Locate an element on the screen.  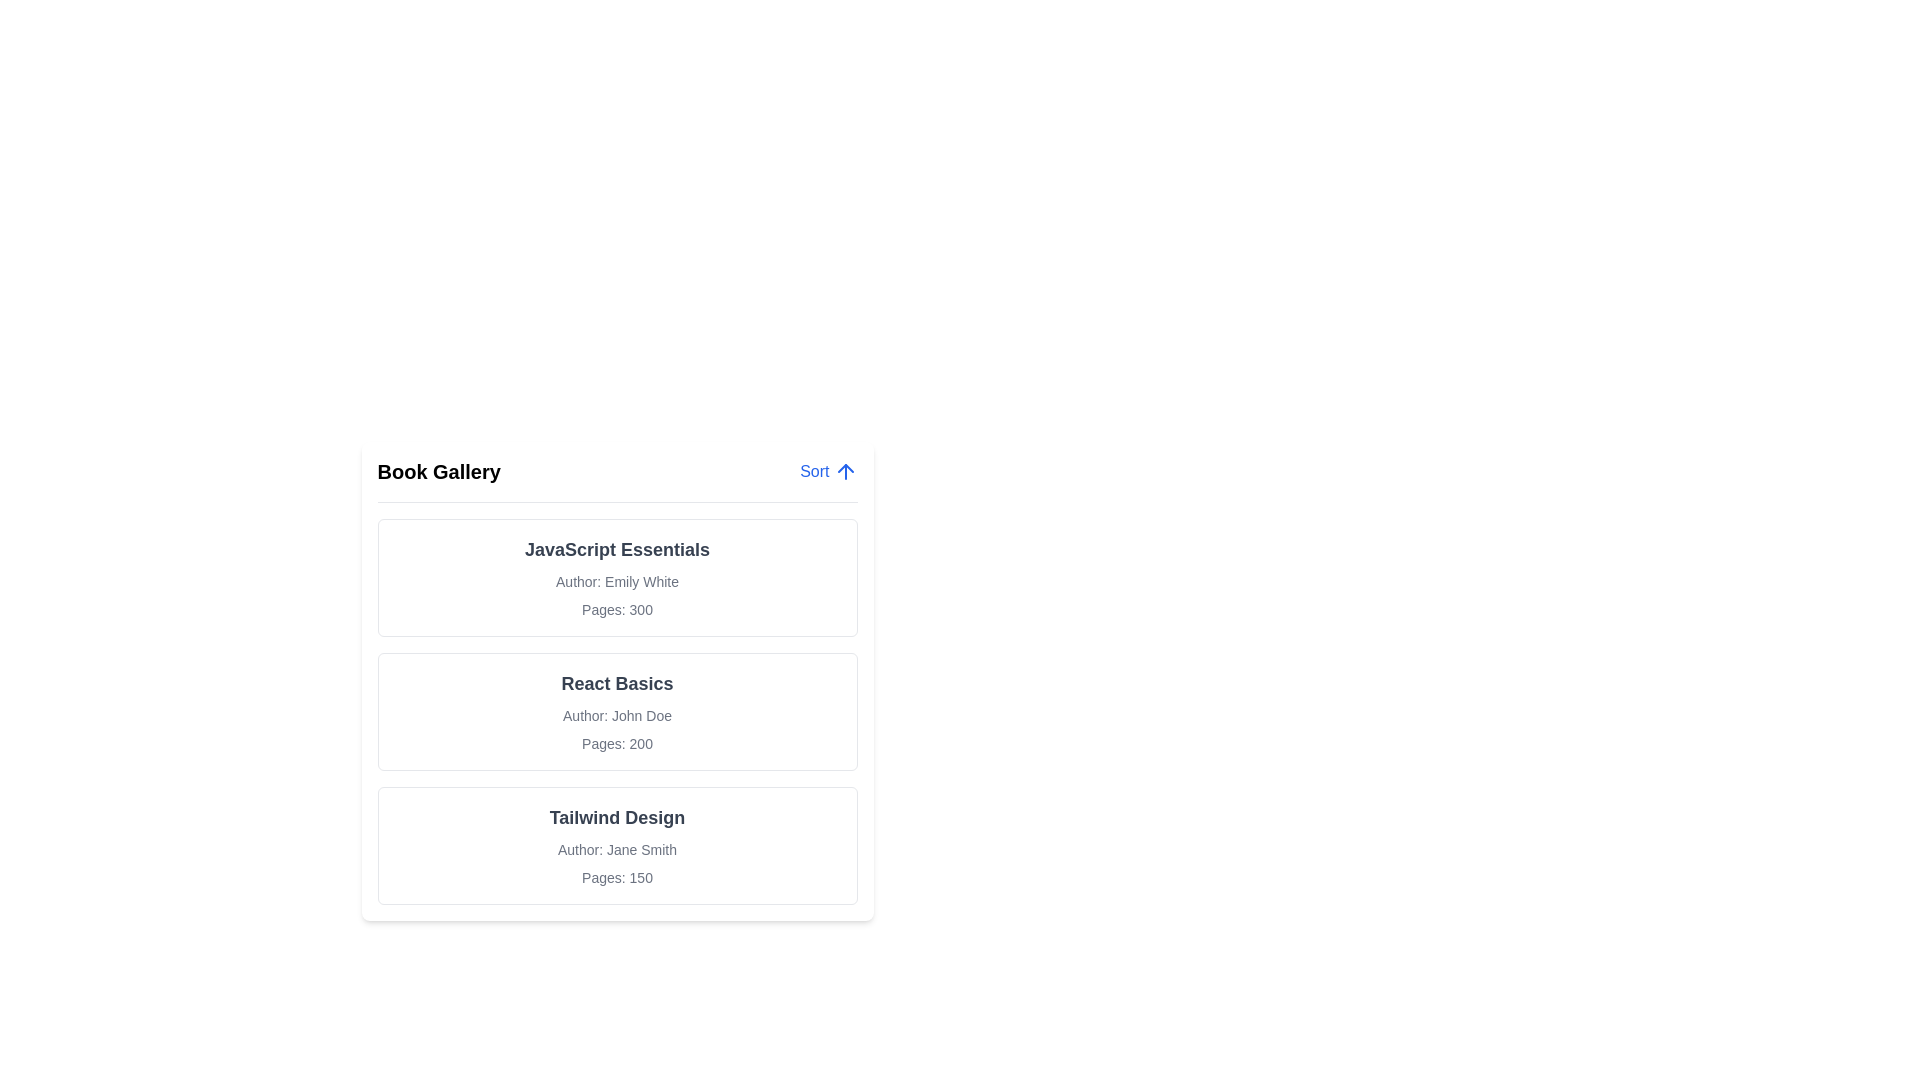
text label that displays 'Author: John Doe' located within the card for the book 'React Basics' is located at coordinates (616, 715).